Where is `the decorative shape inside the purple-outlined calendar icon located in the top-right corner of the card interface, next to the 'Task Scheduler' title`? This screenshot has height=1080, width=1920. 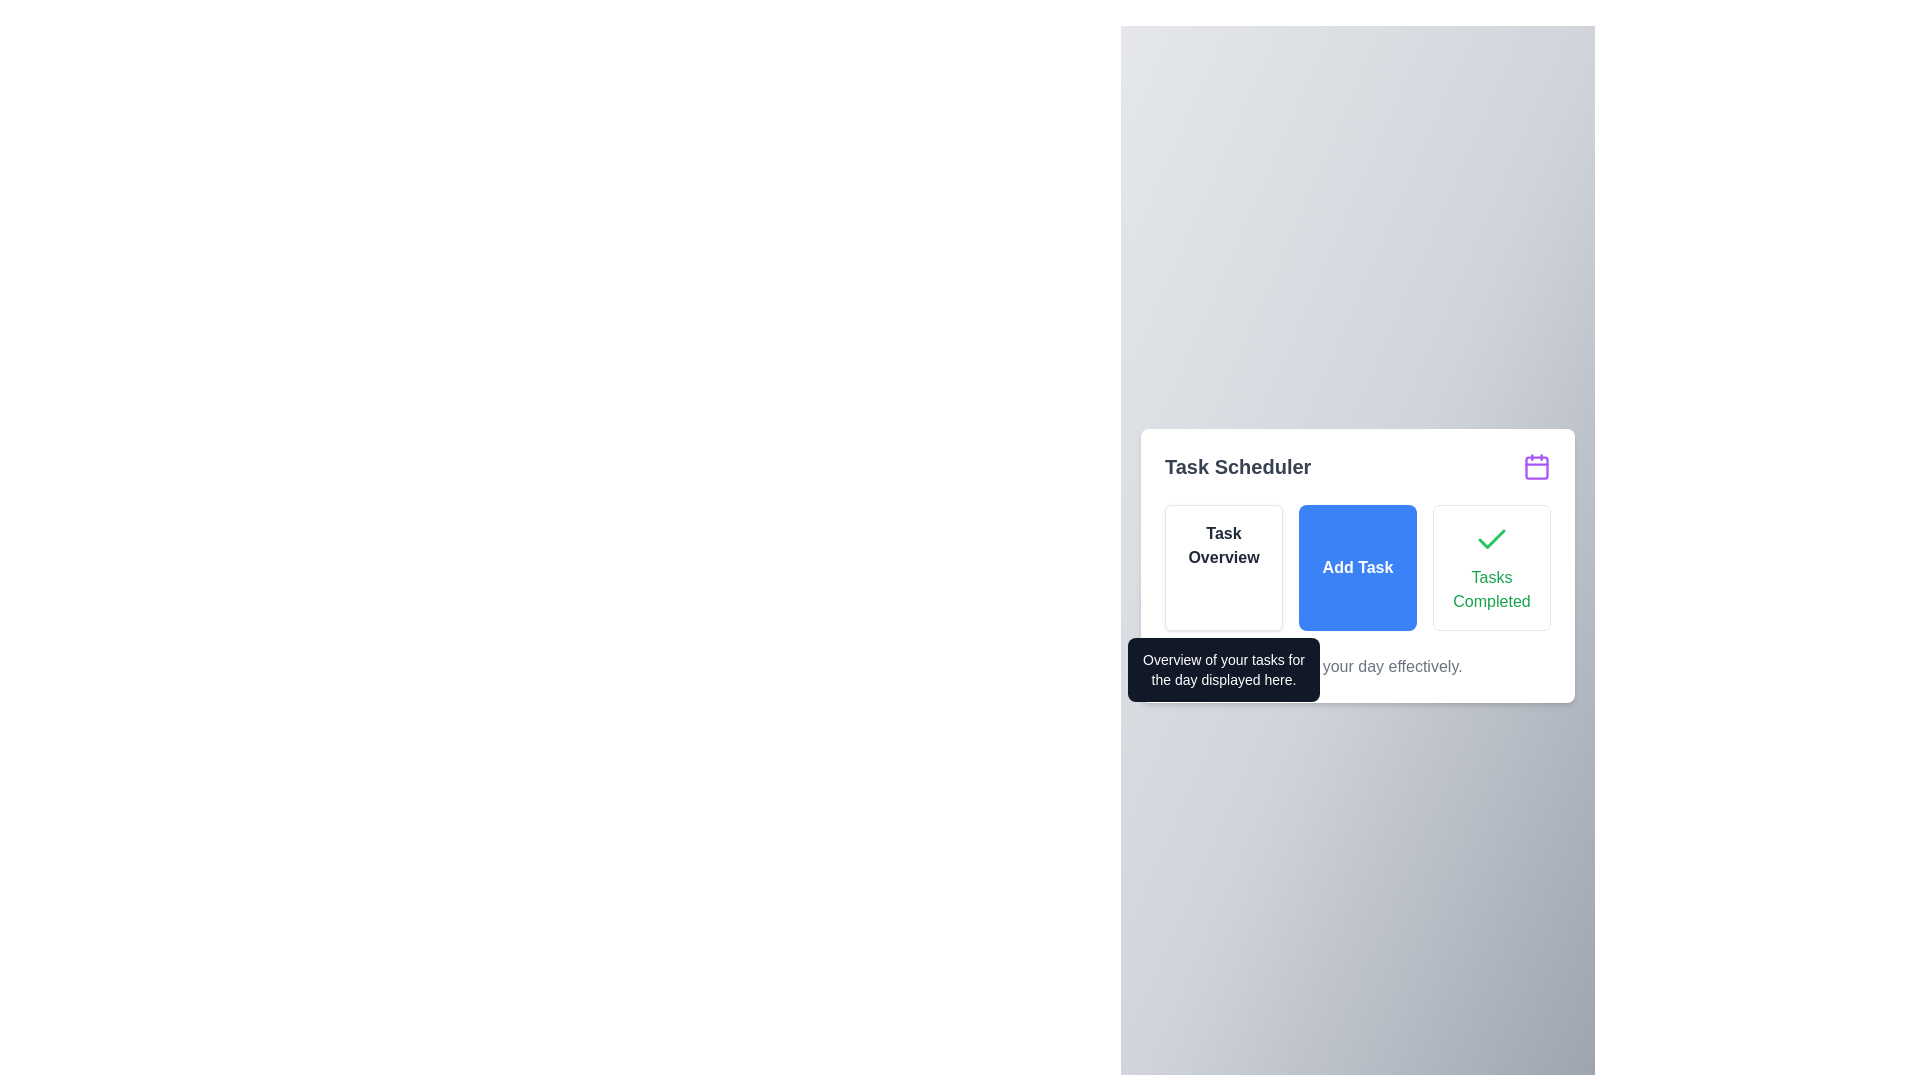 the decorative shape inside the purple-outlined calendar icon located in the top-right corner of the card interface, next to the 'Task Scheduler' title is located at coordinates (1535, 467).